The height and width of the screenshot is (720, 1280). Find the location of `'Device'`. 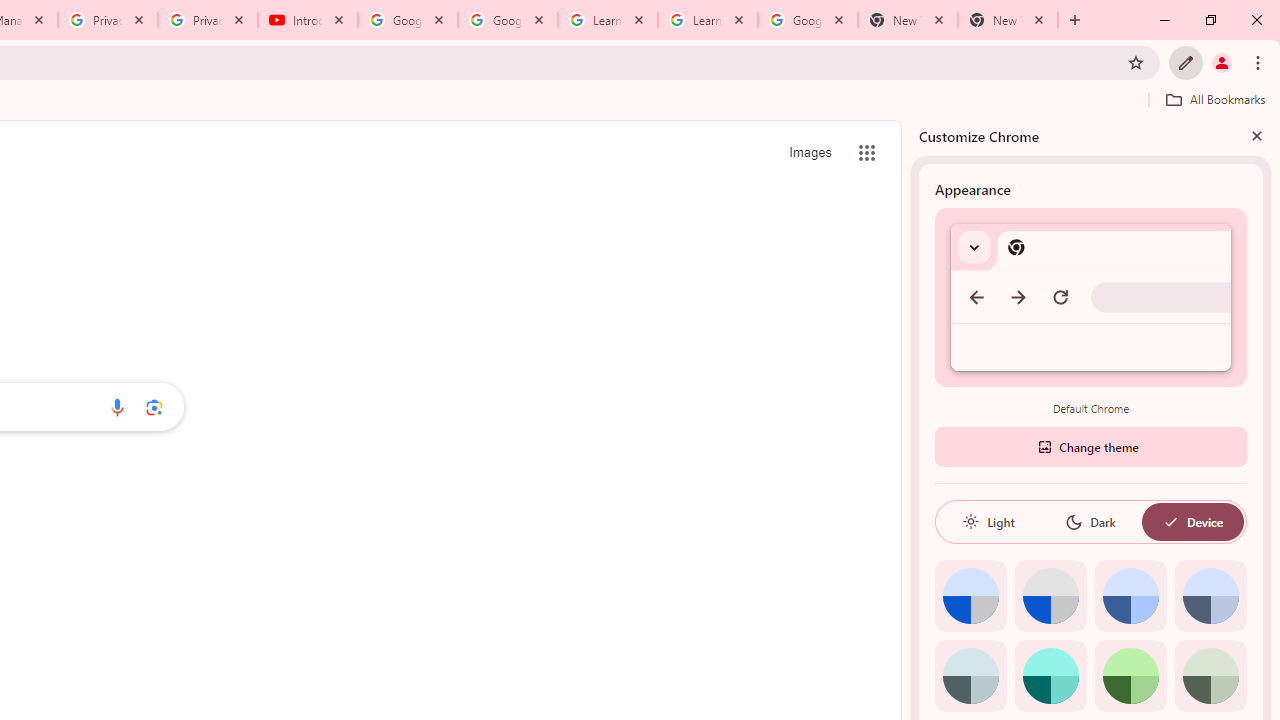

'Device' is located at coordinates (1192, 521).